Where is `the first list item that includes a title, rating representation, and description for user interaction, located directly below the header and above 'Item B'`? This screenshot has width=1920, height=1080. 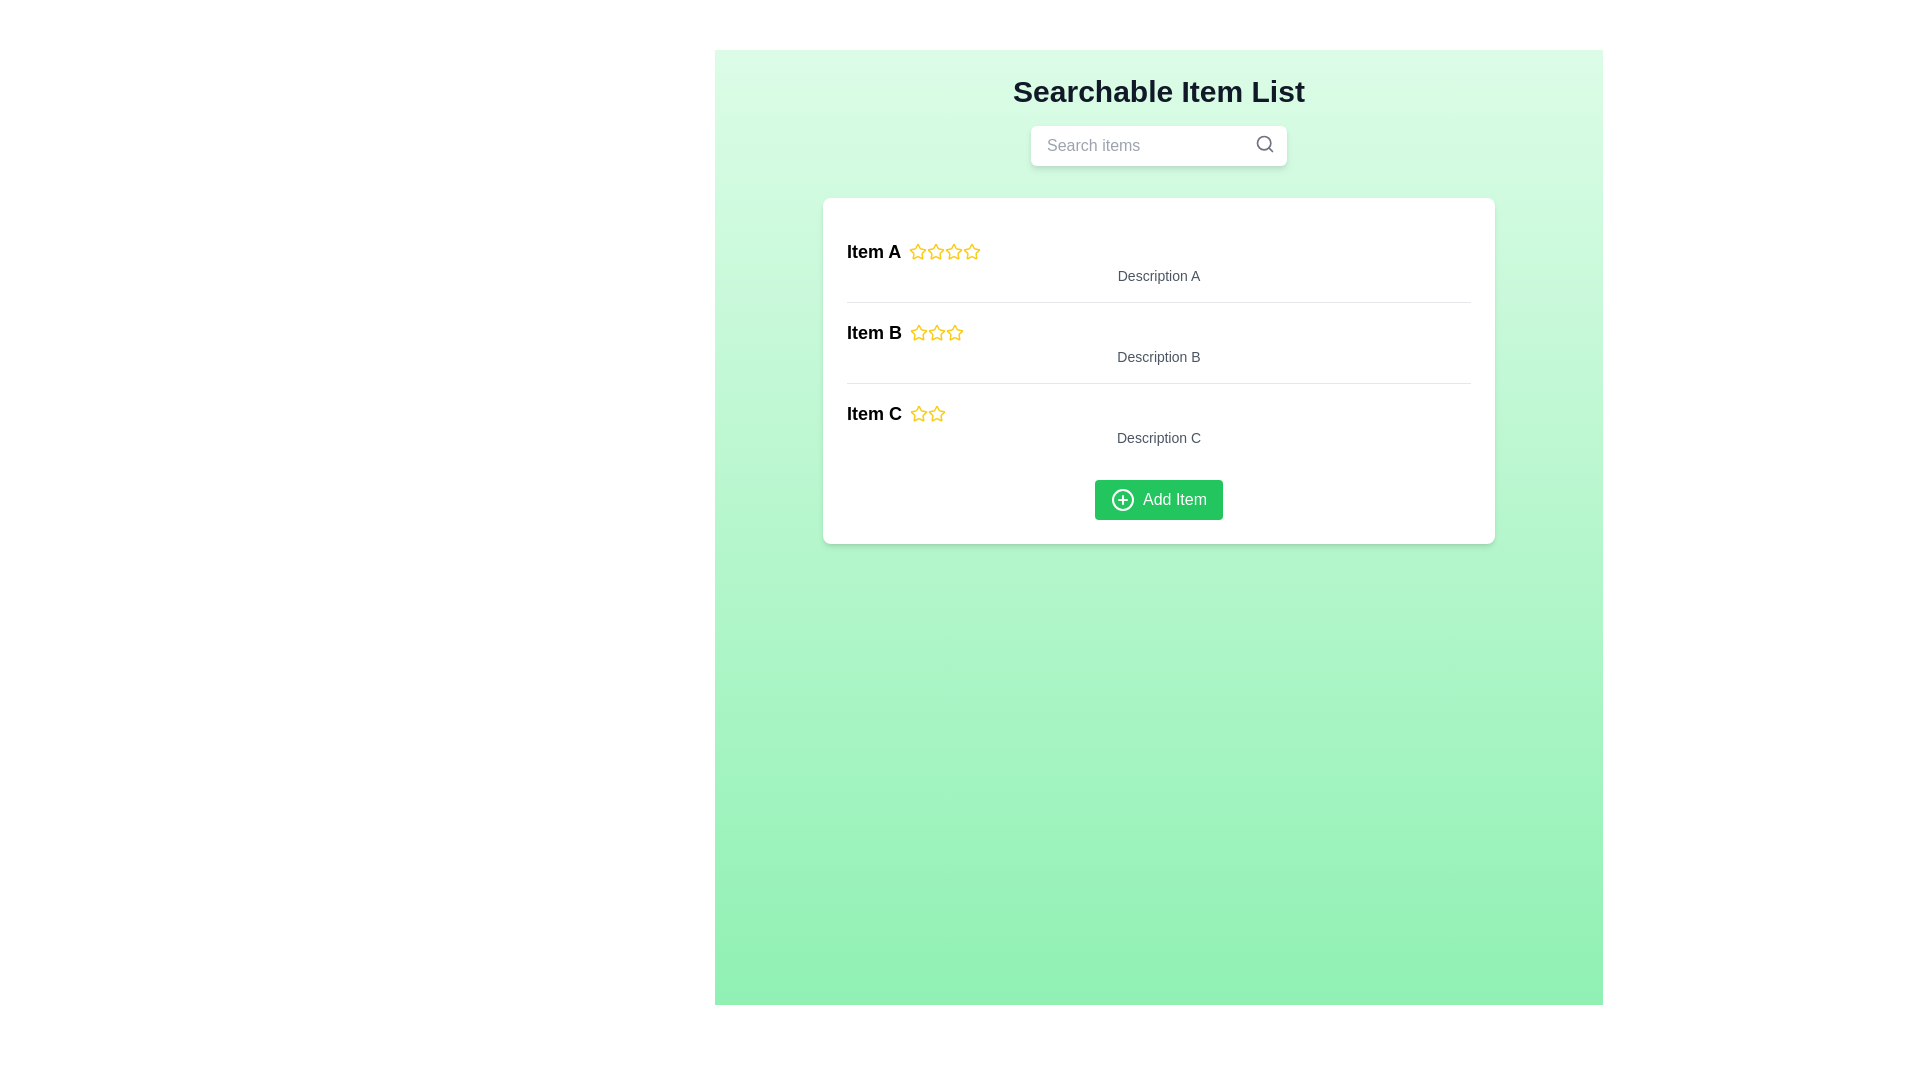 the first list item that includes a title, rating representation, and description for user interaction, located directly below the header and above 'Item B' is located at coordinates (1158, 261).